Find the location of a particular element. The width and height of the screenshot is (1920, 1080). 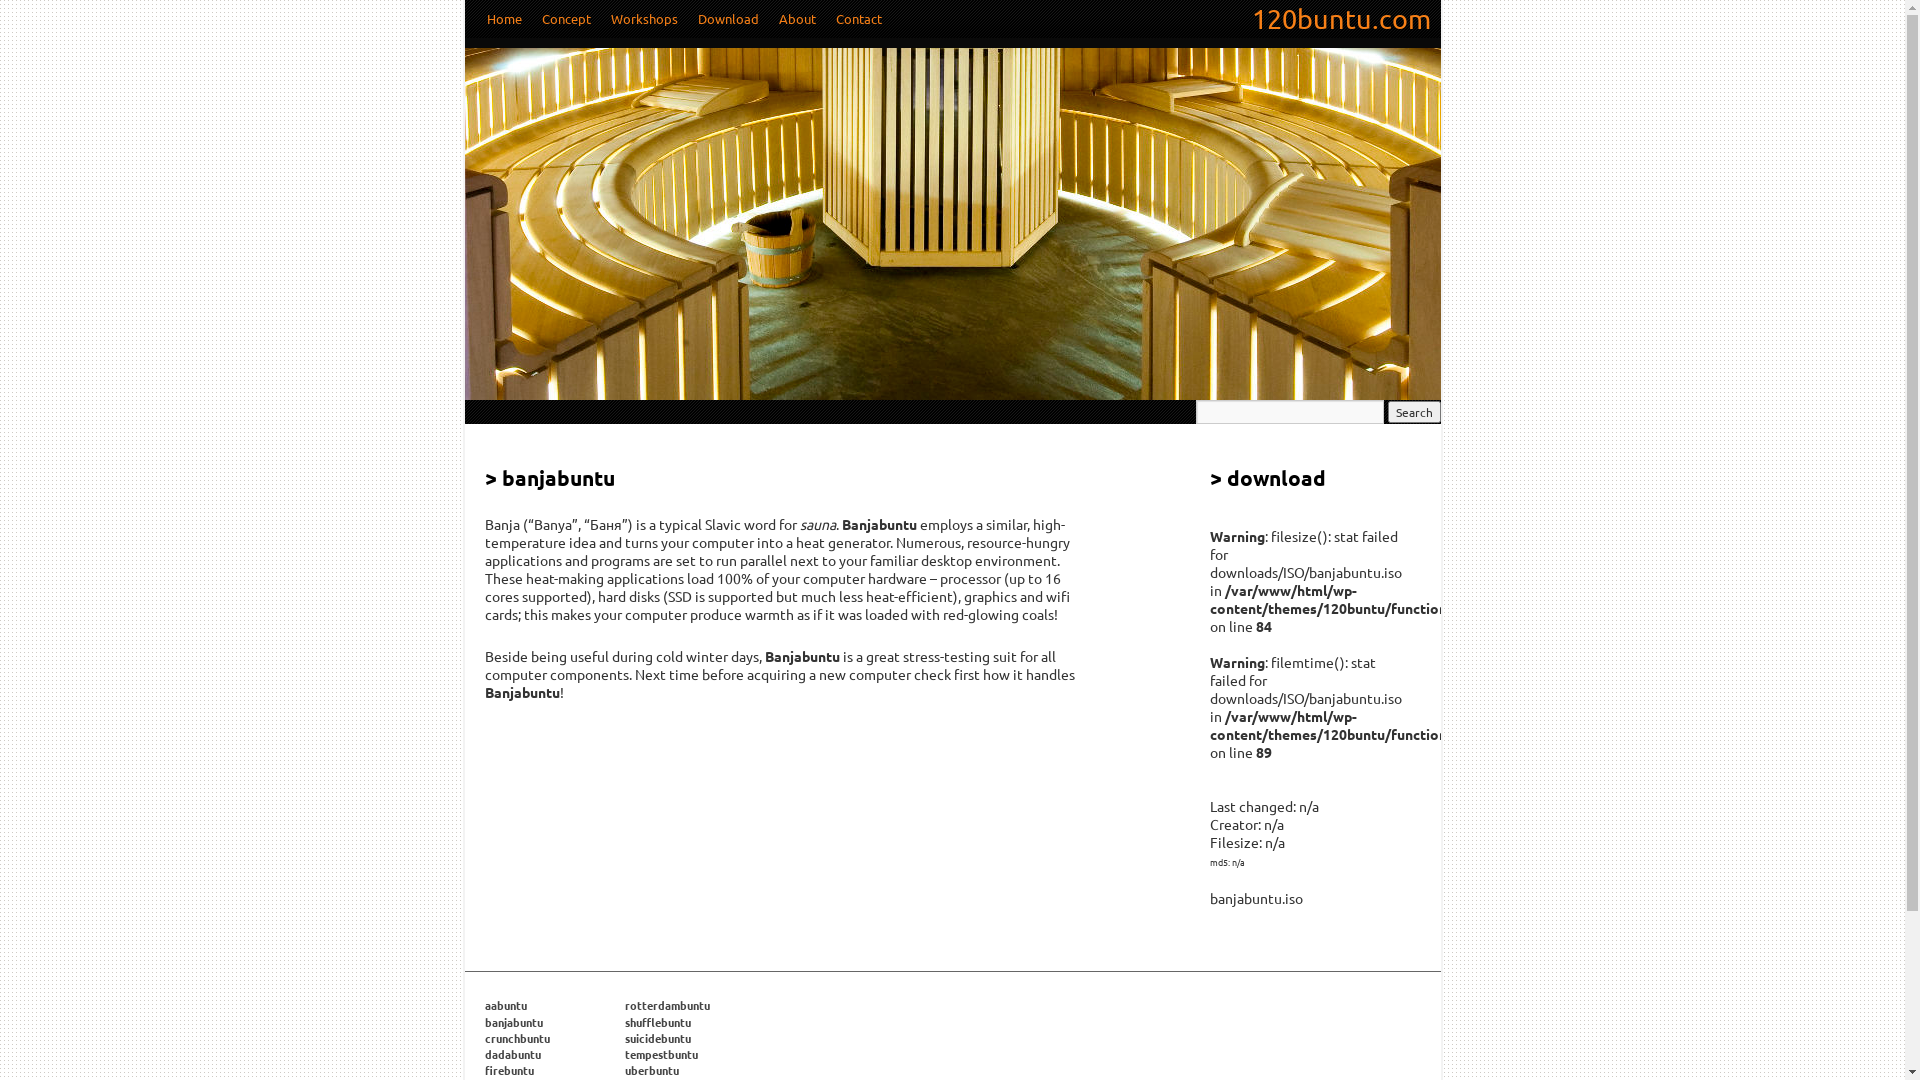

'tempestbuntu' is located at coordinates (660, 1052).